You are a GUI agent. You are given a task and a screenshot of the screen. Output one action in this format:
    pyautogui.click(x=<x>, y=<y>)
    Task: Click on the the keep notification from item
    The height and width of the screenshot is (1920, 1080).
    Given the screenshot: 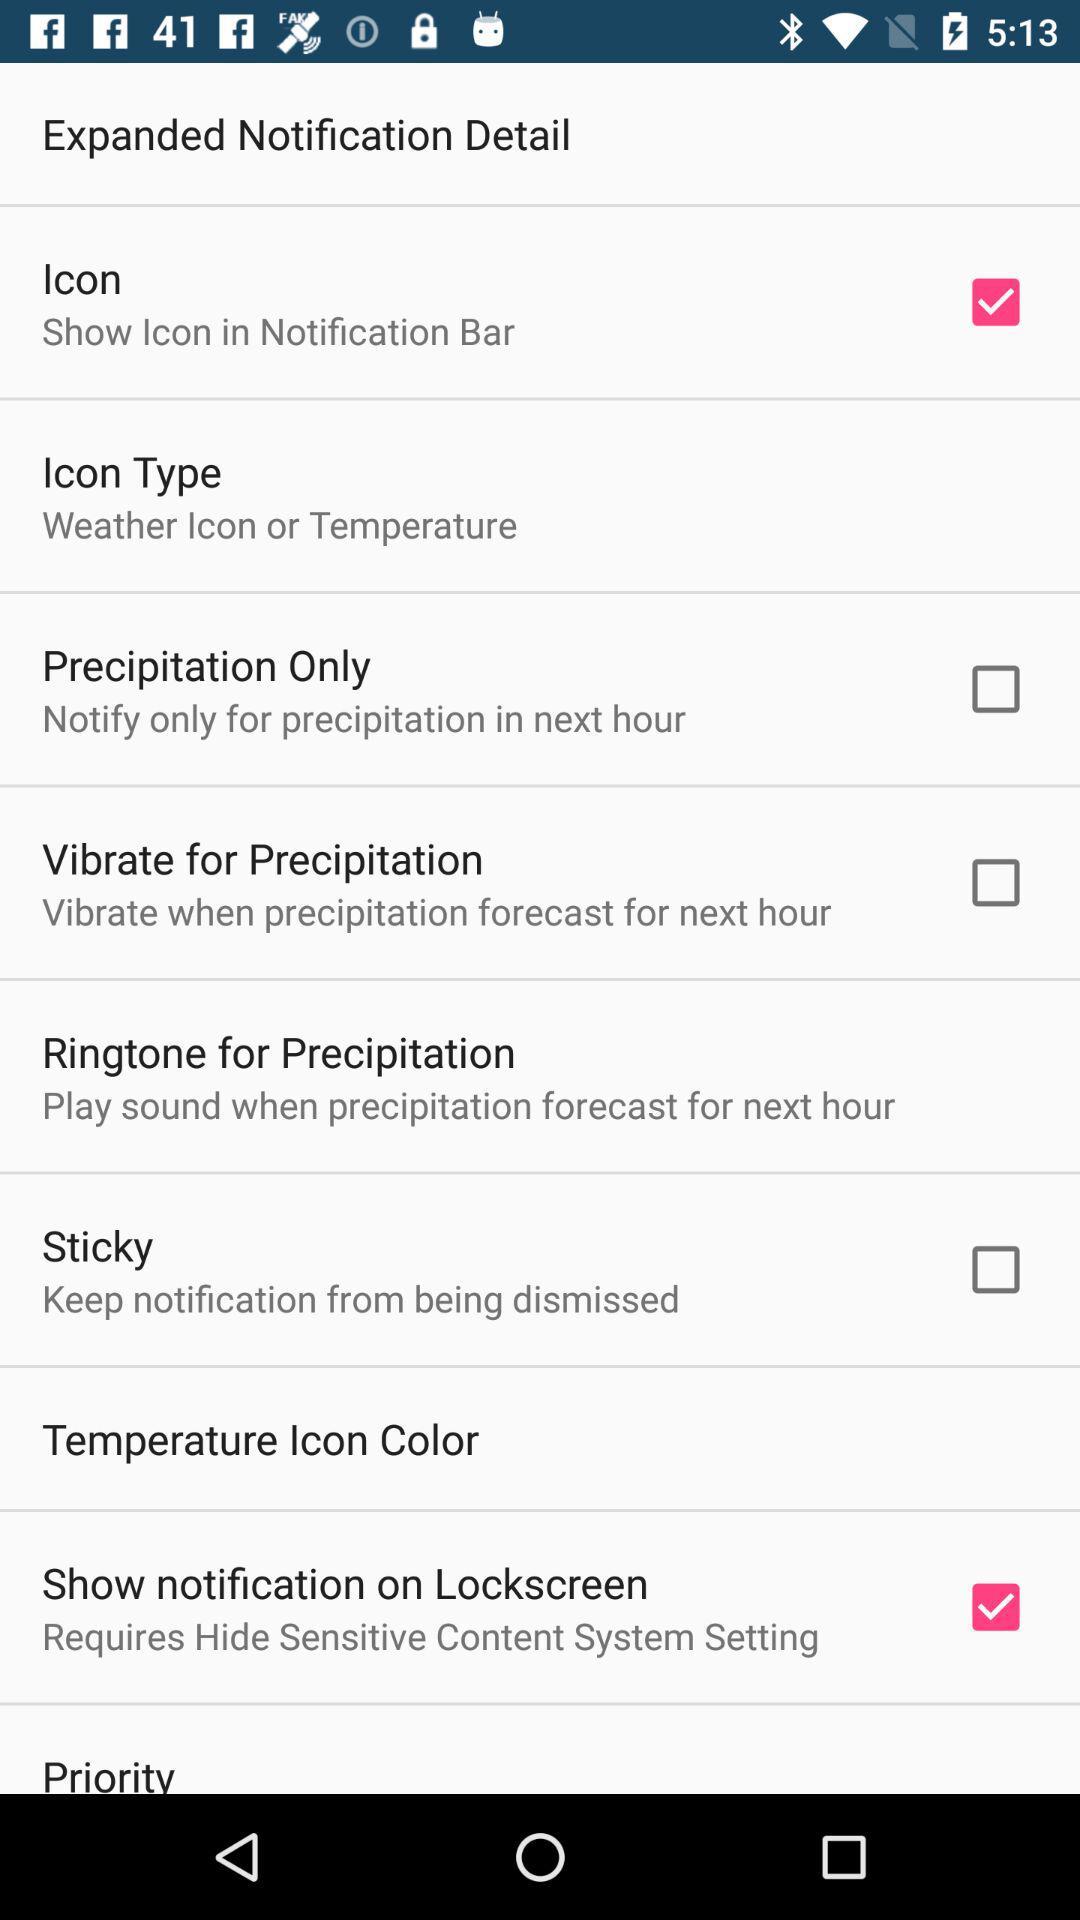 What is the action you would take?
    pyautogui.click(x=361, y=1298)
    